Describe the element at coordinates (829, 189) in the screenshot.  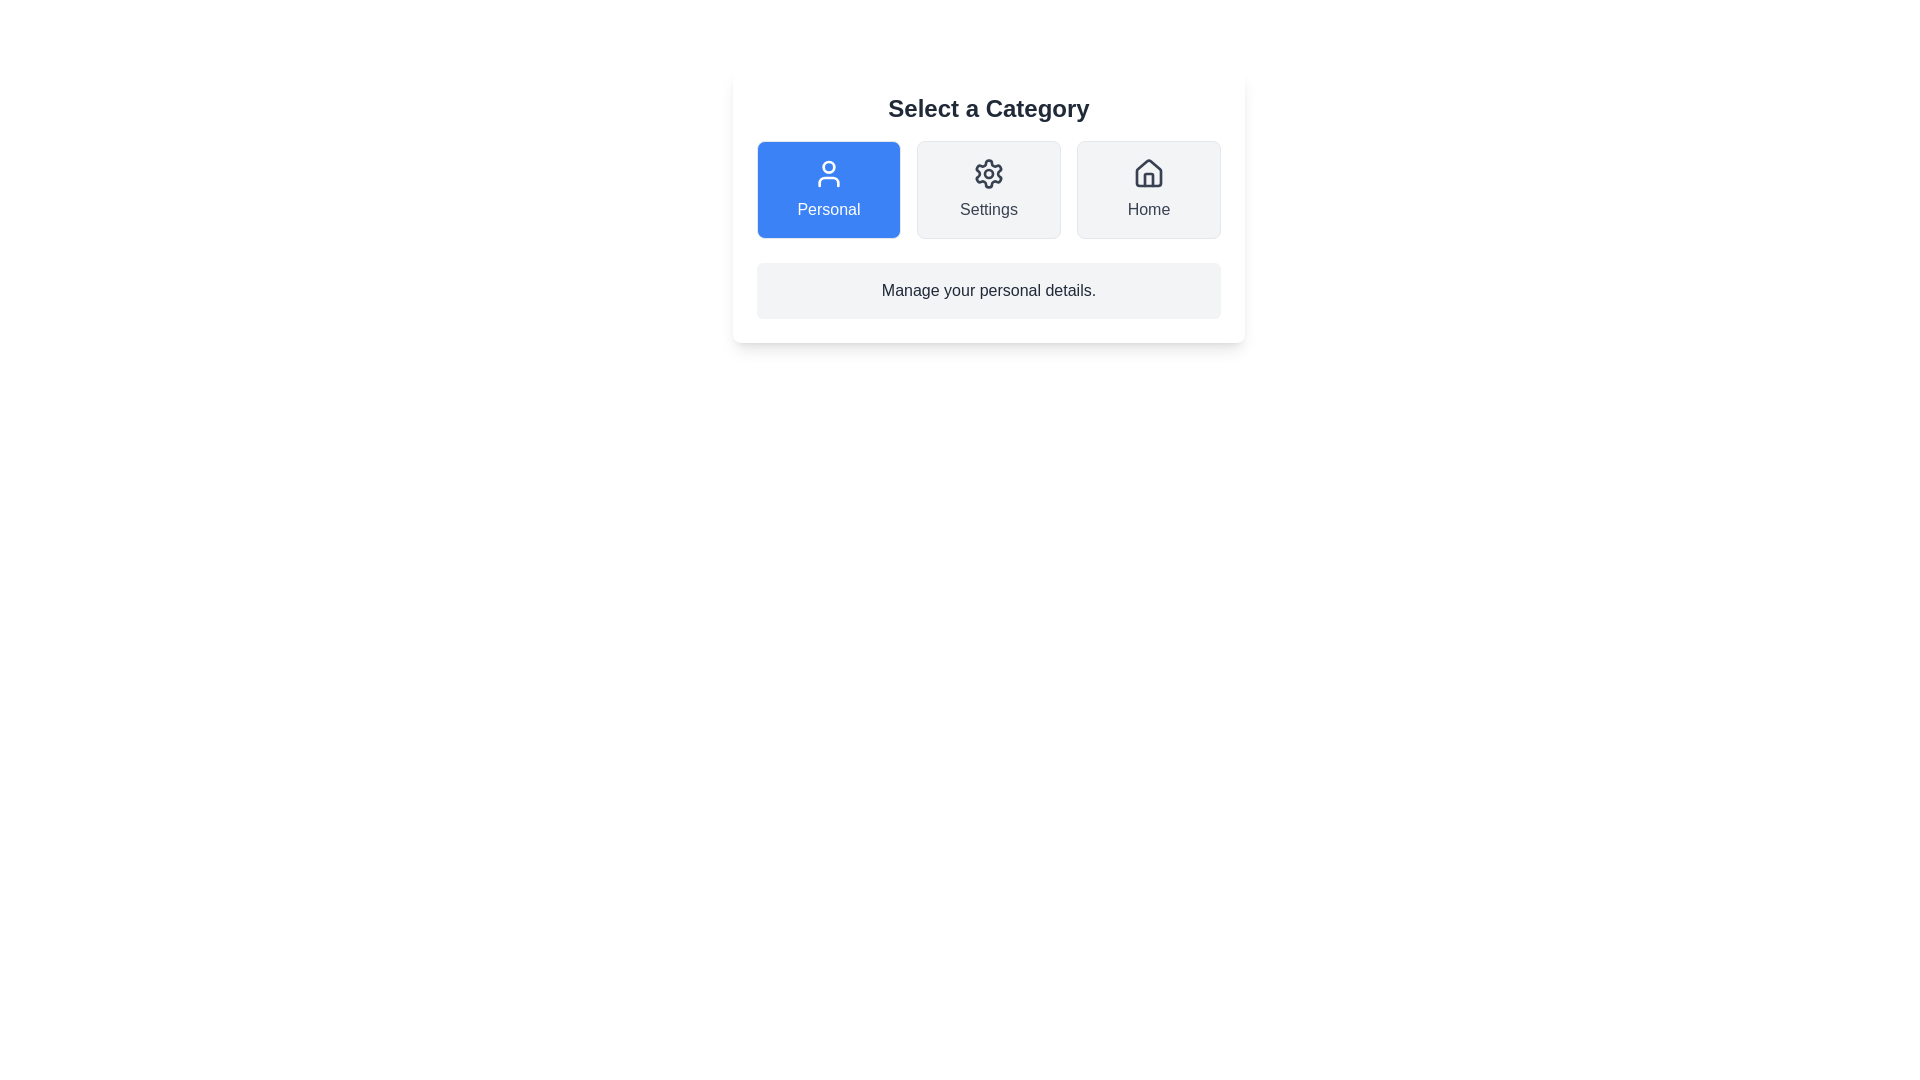
I see `the Personal button to select the corresponding category` at that location.